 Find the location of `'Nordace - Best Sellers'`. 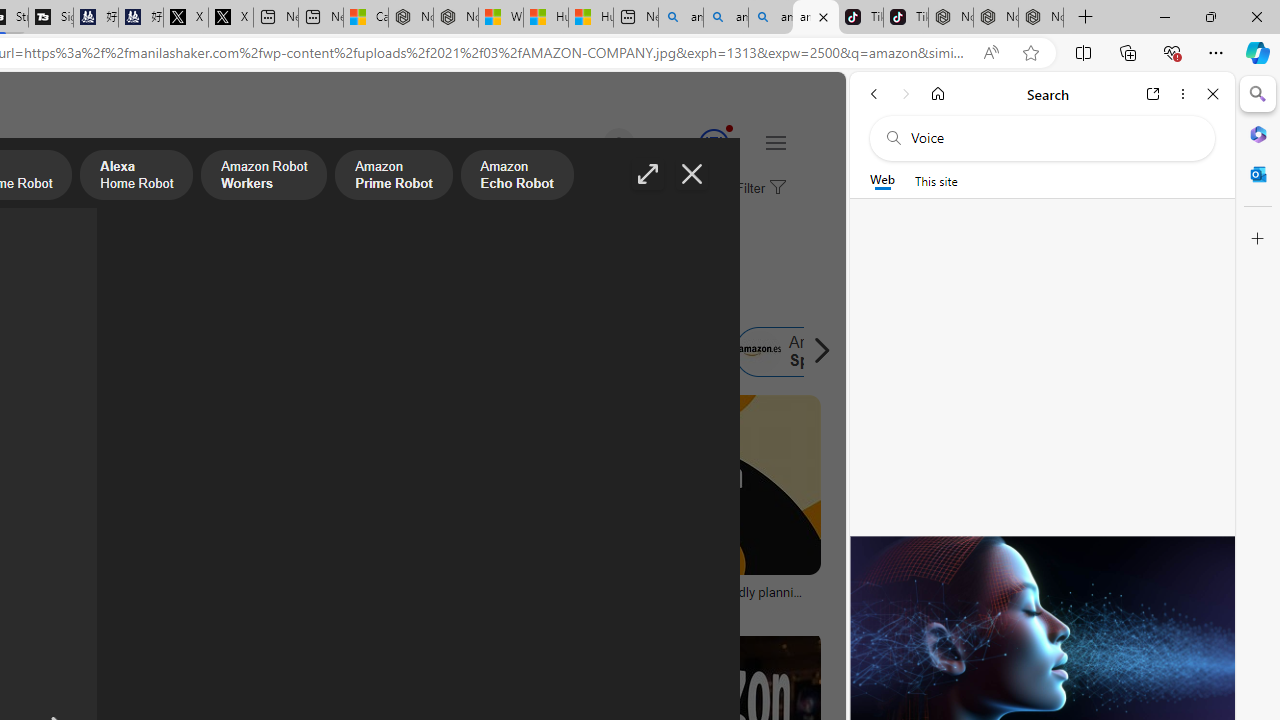

'Nordace - Best Sellers' is located at coordinates (950, 17).